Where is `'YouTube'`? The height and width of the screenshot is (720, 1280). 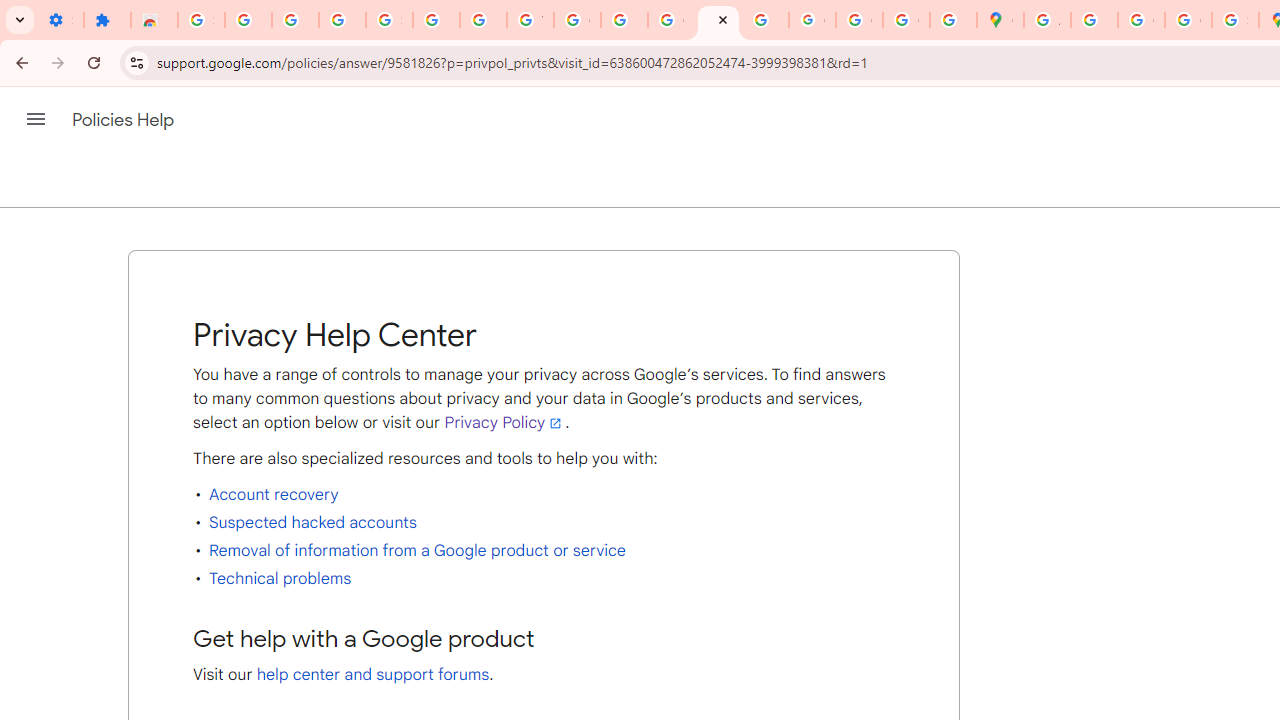
'YouTube' is located at coordinates (530, 20).